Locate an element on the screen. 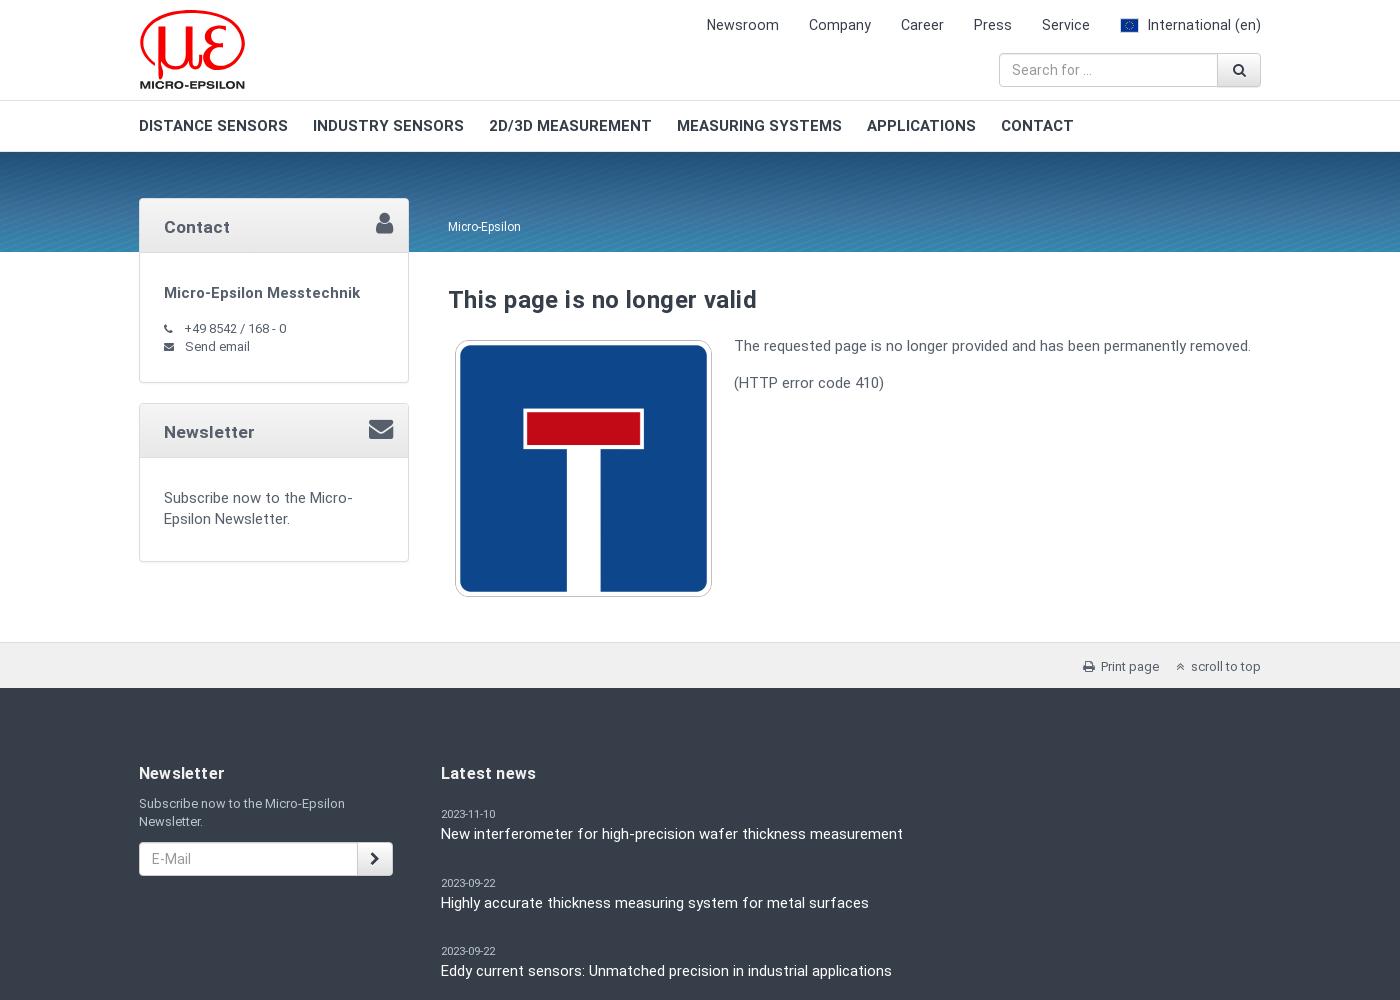  'Micro-Epsilon' is located at coordinates (484, 226).